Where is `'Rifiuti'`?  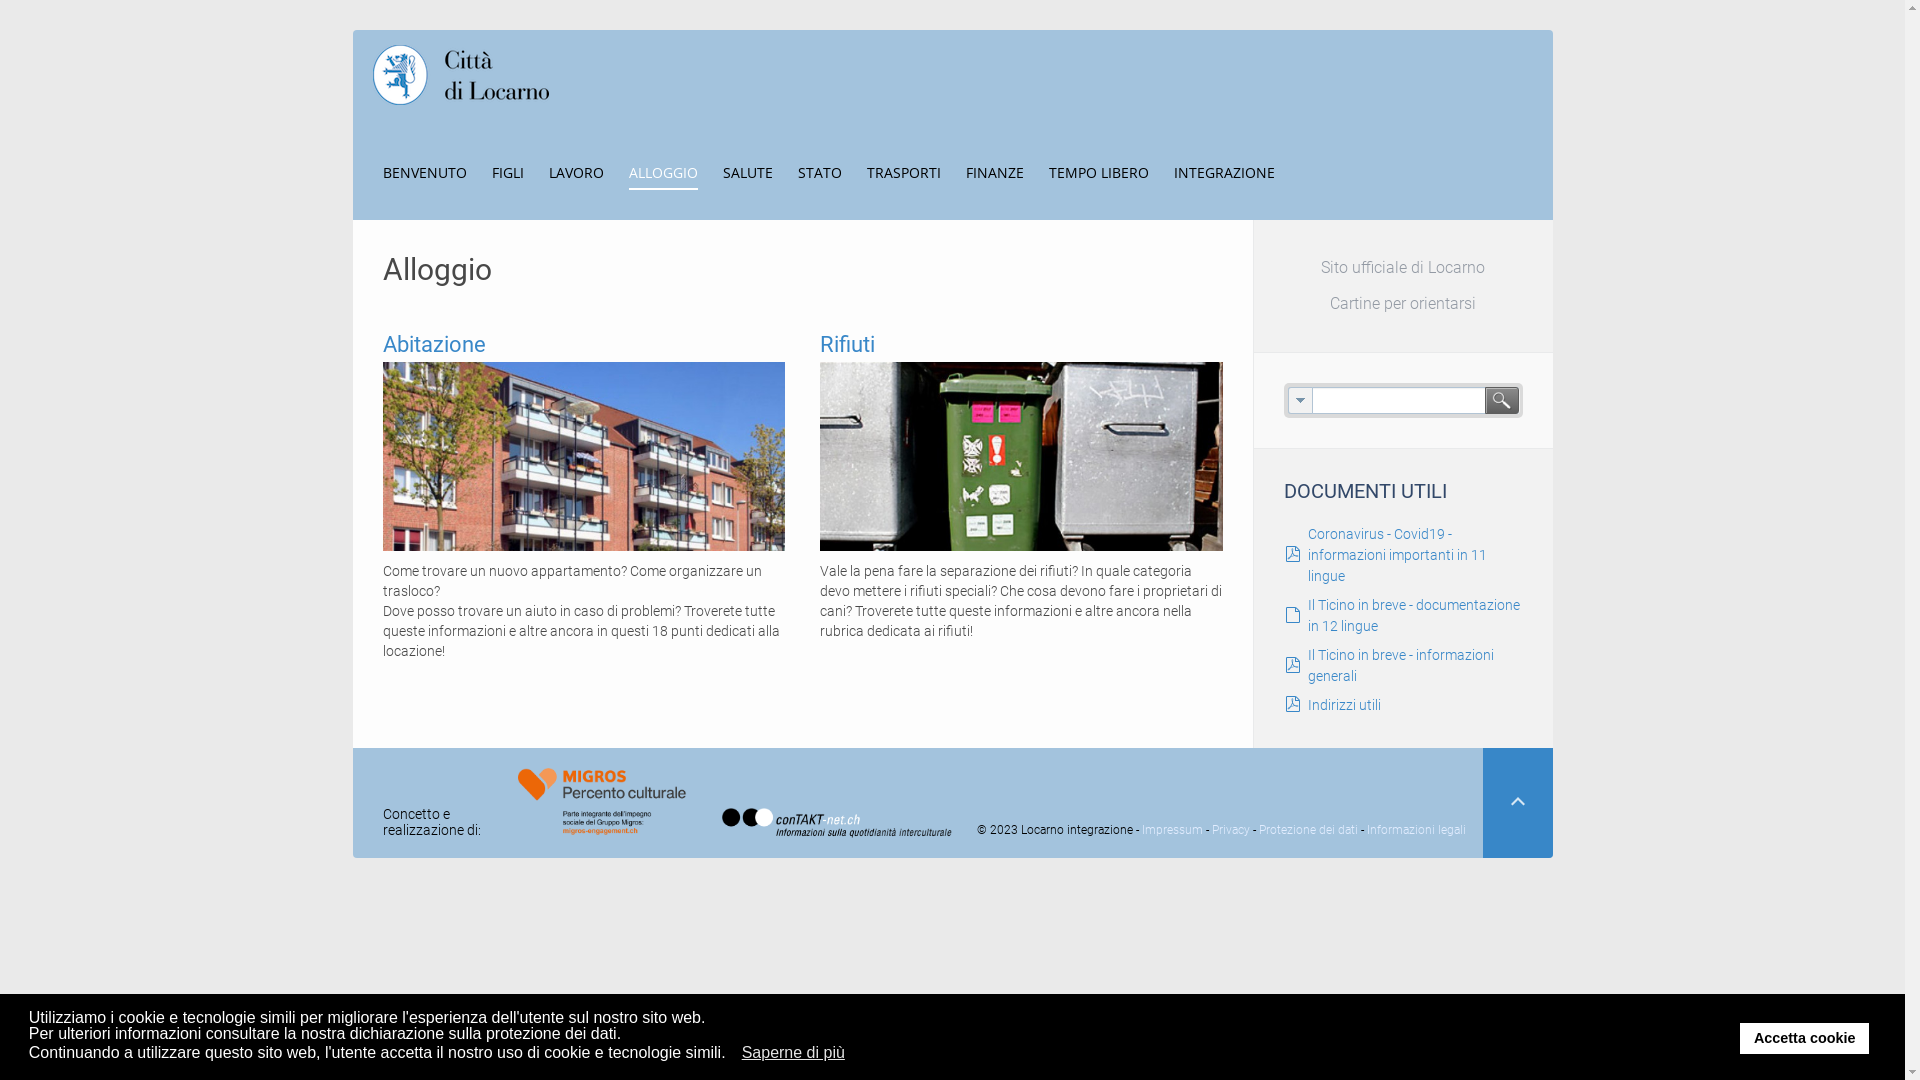
'Rifiuti' is located at coordinates (1021, 455).